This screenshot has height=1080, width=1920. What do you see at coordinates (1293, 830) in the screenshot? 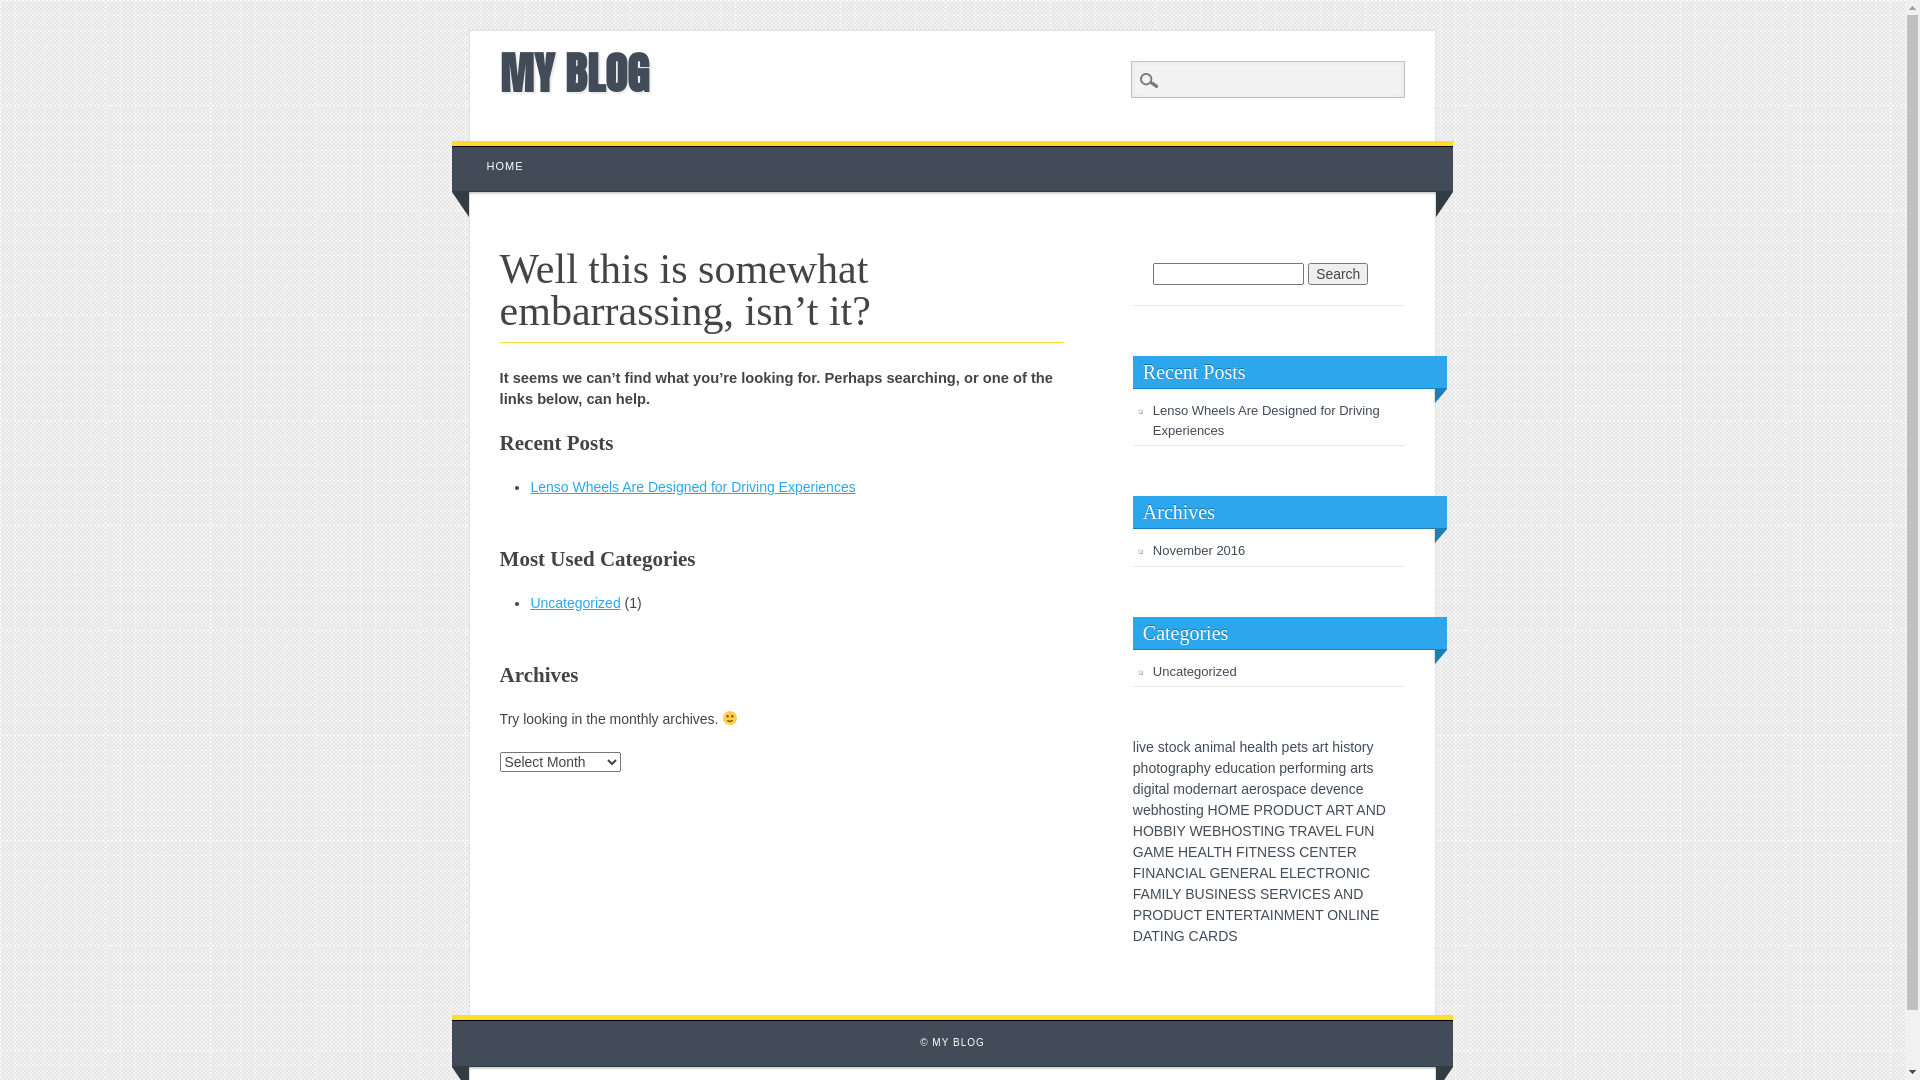
I see `'T'` at bounding box center [1293, 830].